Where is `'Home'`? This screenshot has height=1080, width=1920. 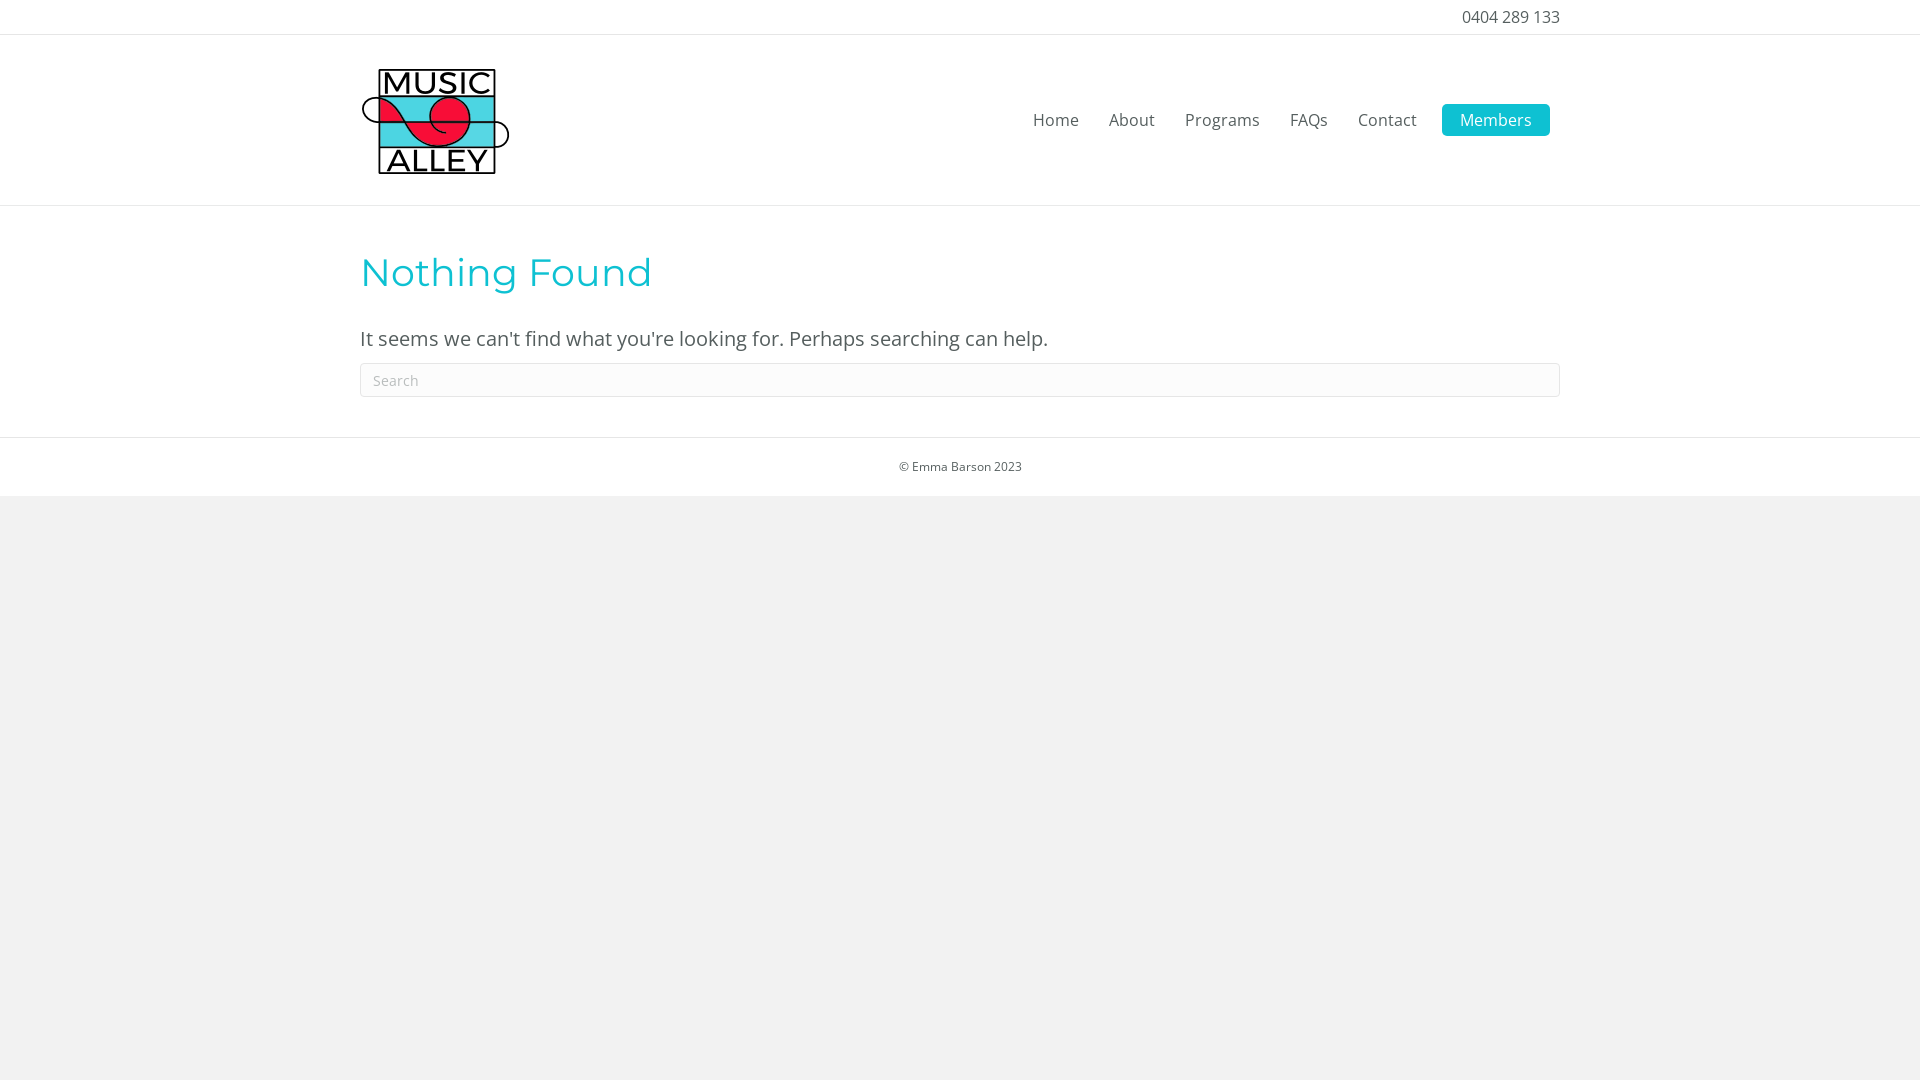
'Home' is located at coordinates (1055, 119).